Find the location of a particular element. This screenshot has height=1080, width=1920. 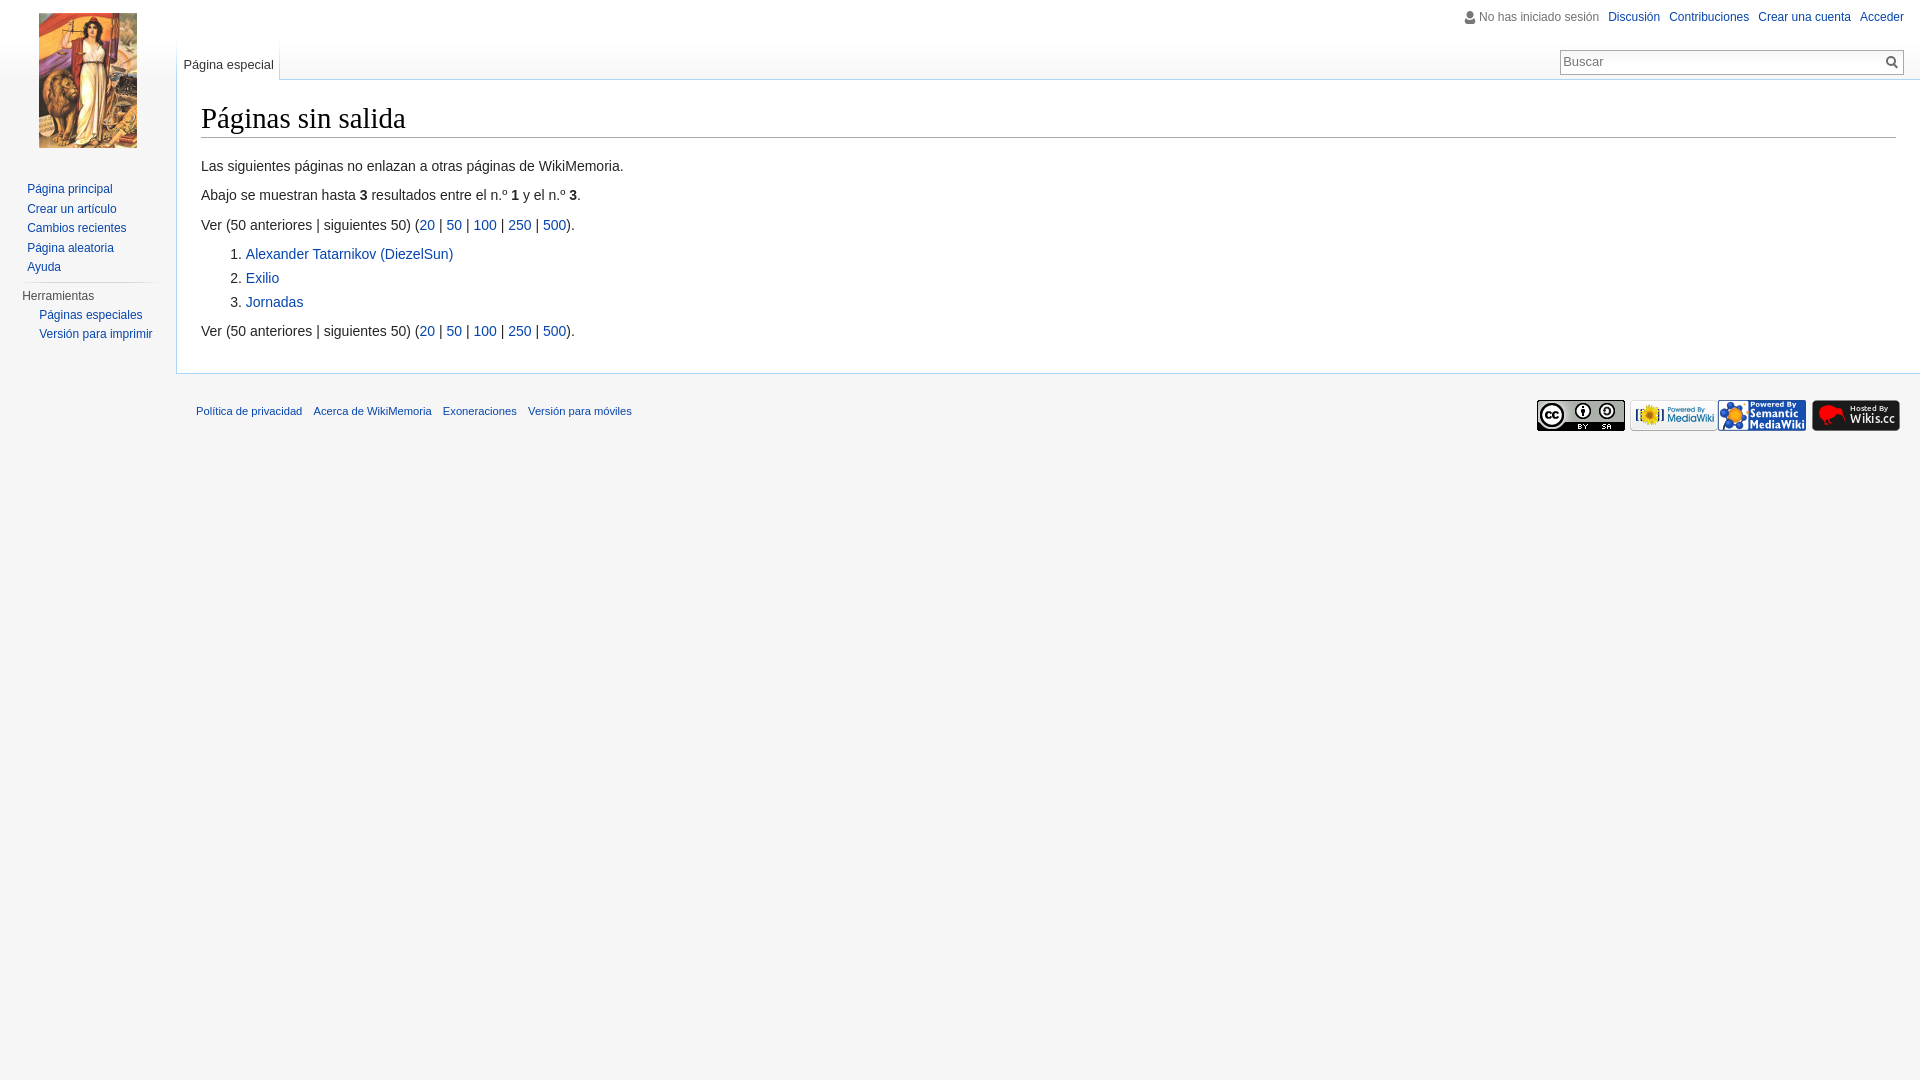

'Acceder' is located at coordinates (1880, 16).